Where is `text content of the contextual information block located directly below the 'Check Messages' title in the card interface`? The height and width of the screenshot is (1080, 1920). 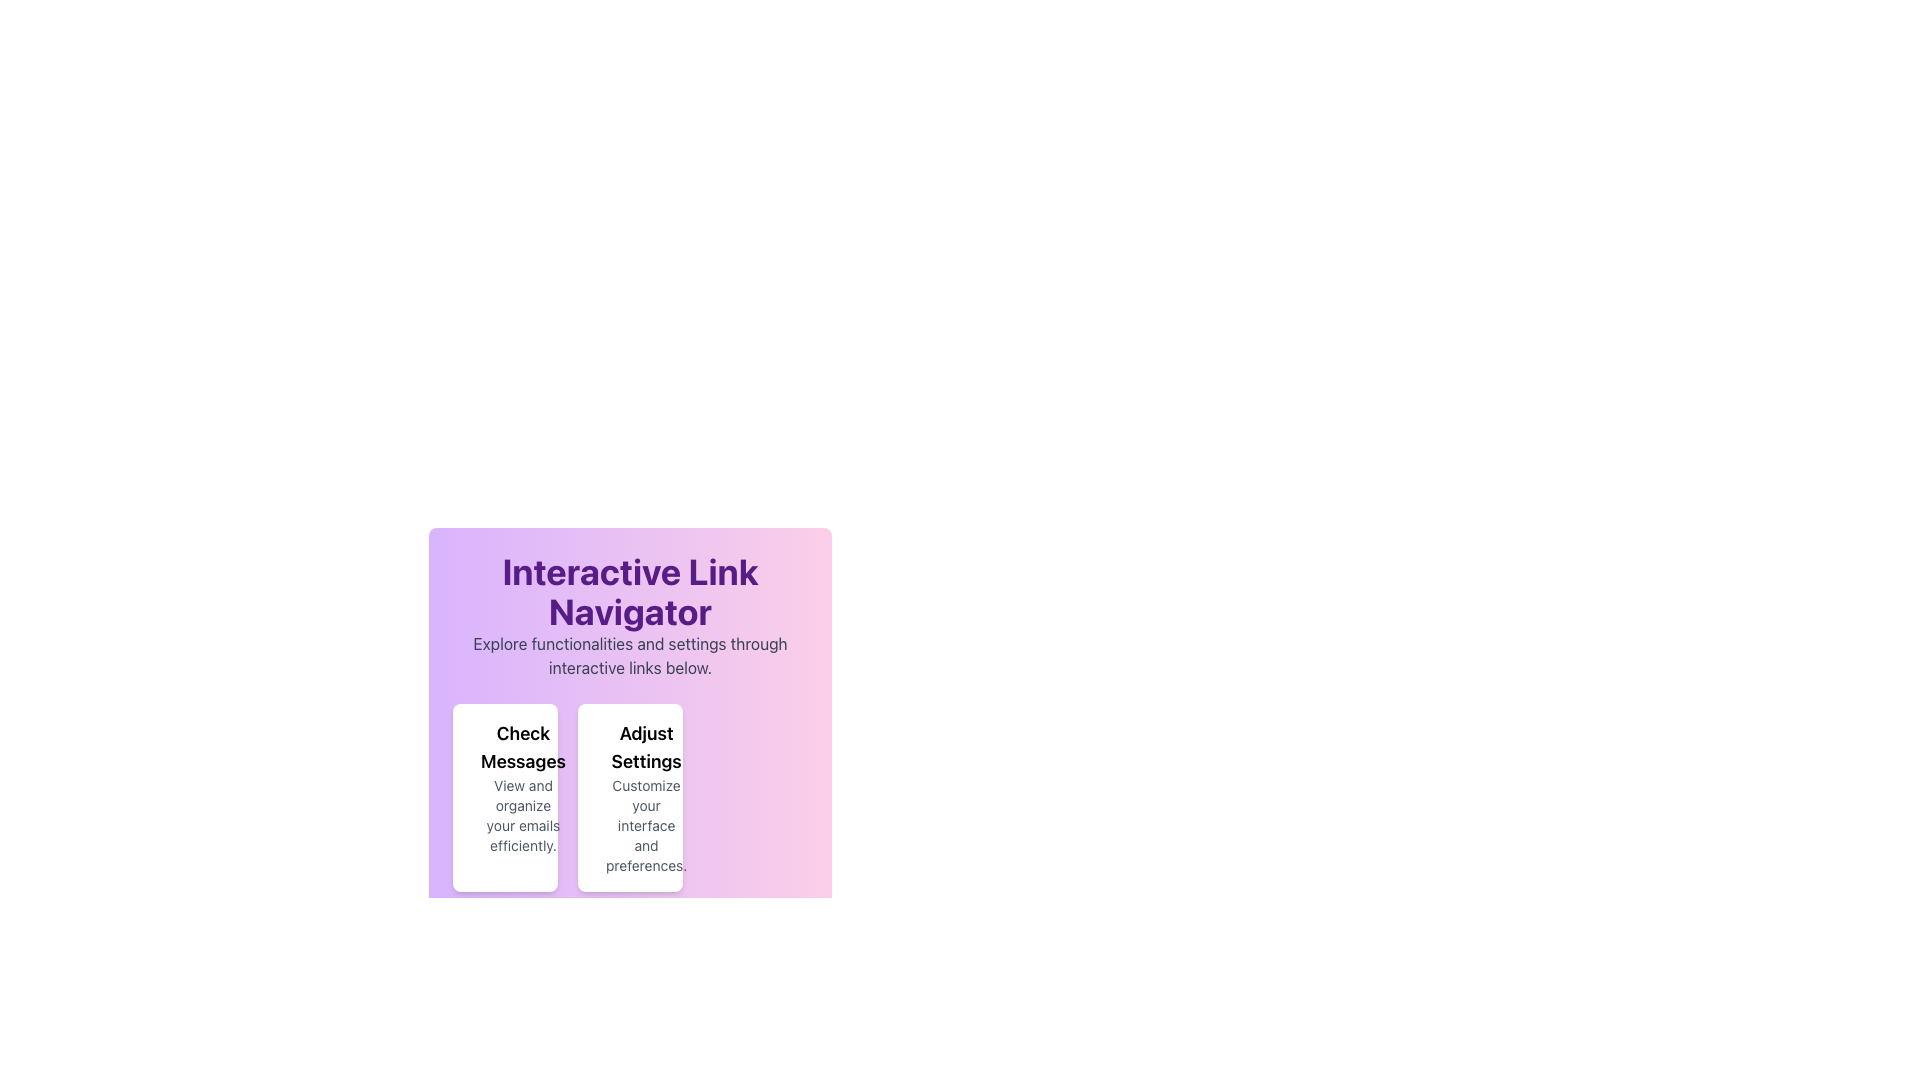 text content of the contextual information block located directly below the 'Check Messages' title in the card interface is located at coordinates (523, 816).